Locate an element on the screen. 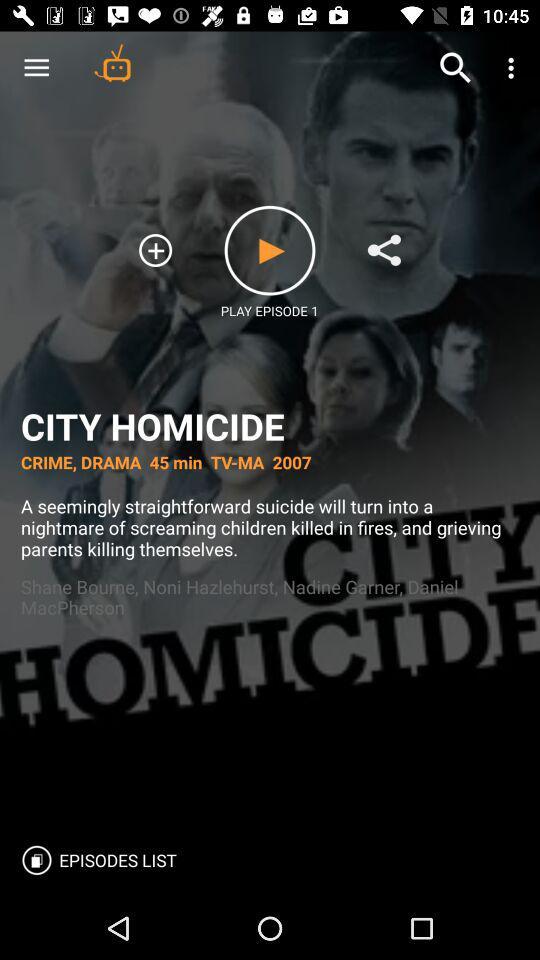  to playlist option is located at coordinates (154, 249).